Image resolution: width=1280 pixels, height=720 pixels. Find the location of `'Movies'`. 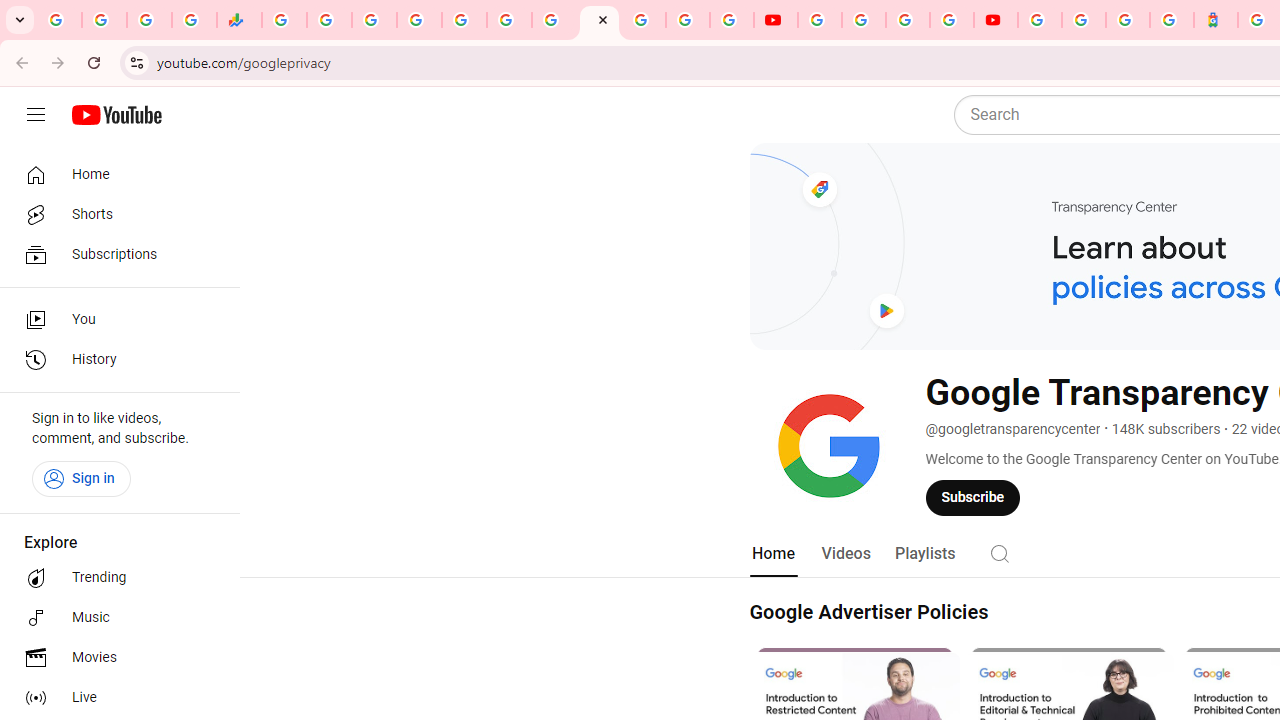

'Movies' is located at coordinates (112, 658).